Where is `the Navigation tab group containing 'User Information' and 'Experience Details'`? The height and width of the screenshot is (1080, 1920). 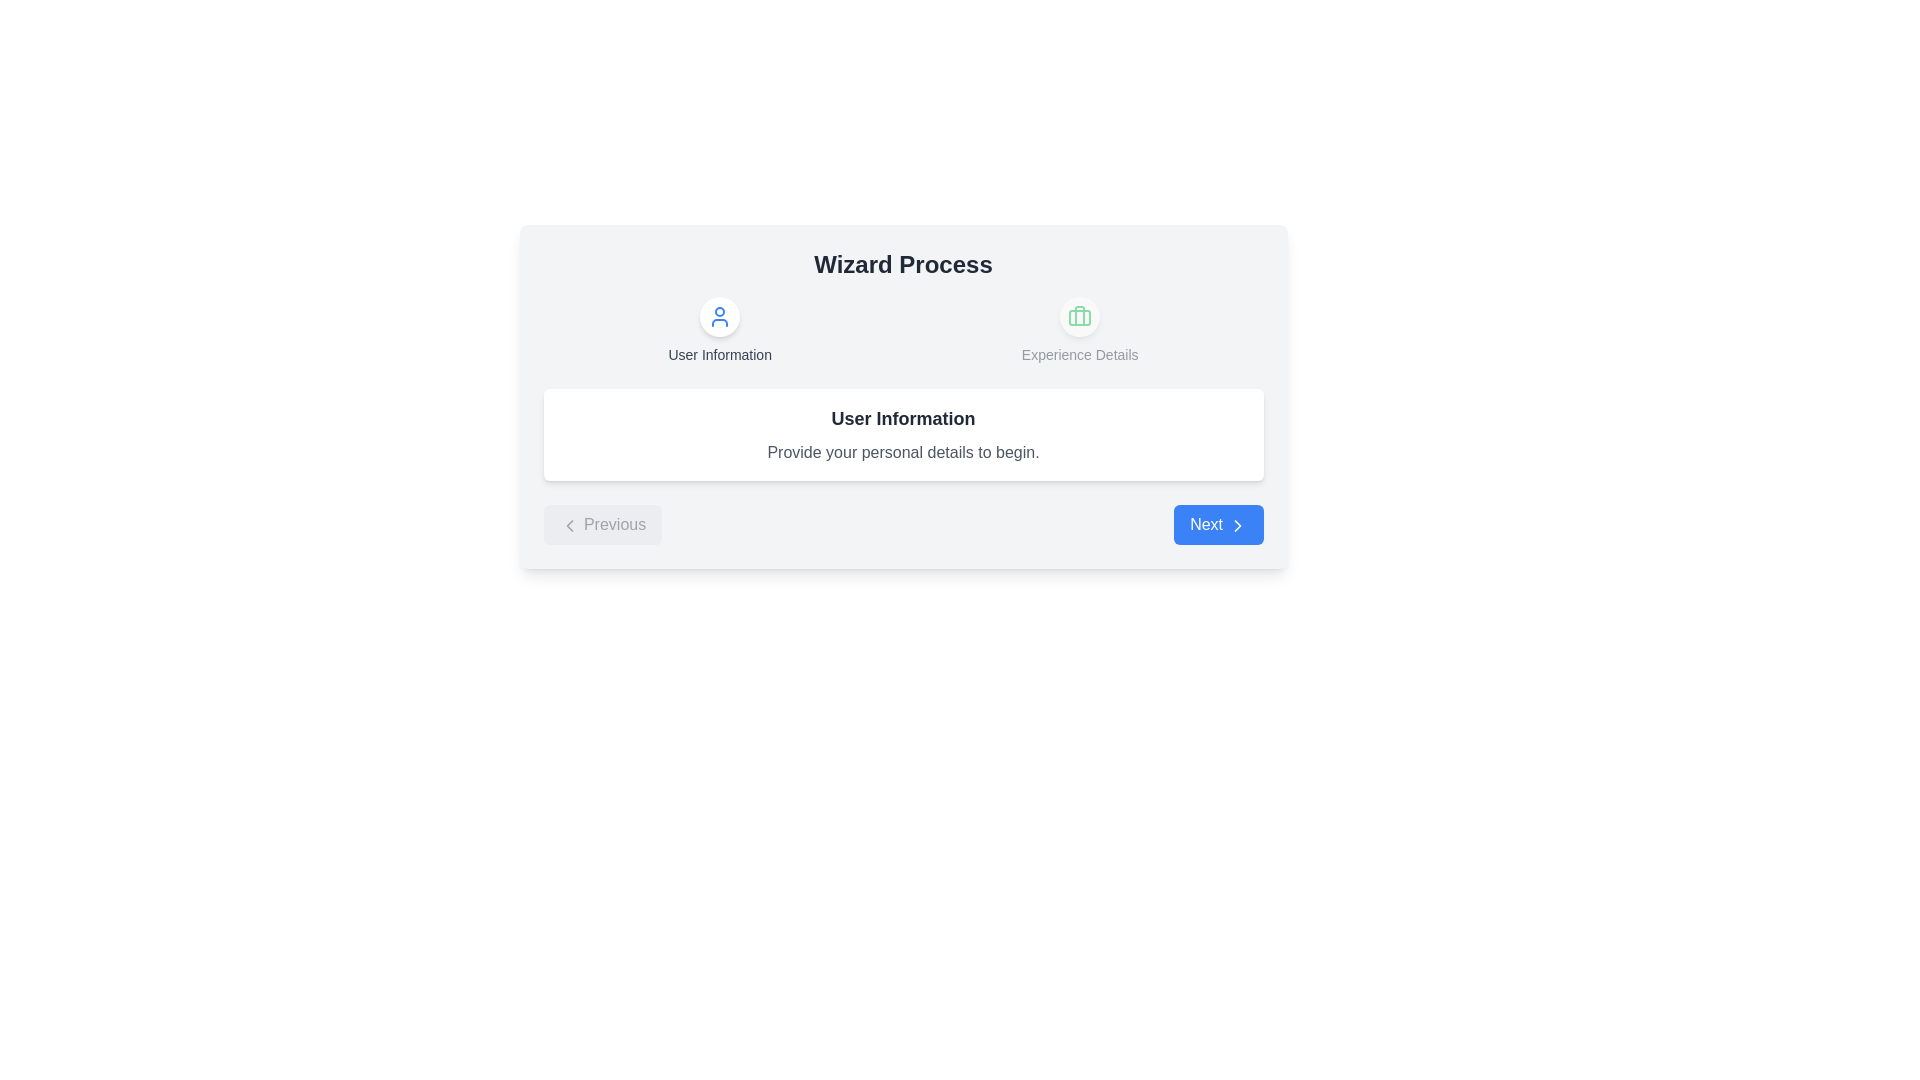 the Navigation tab group containing 'User Information' and 'Experience Details' is located at coordinates (902, 330).